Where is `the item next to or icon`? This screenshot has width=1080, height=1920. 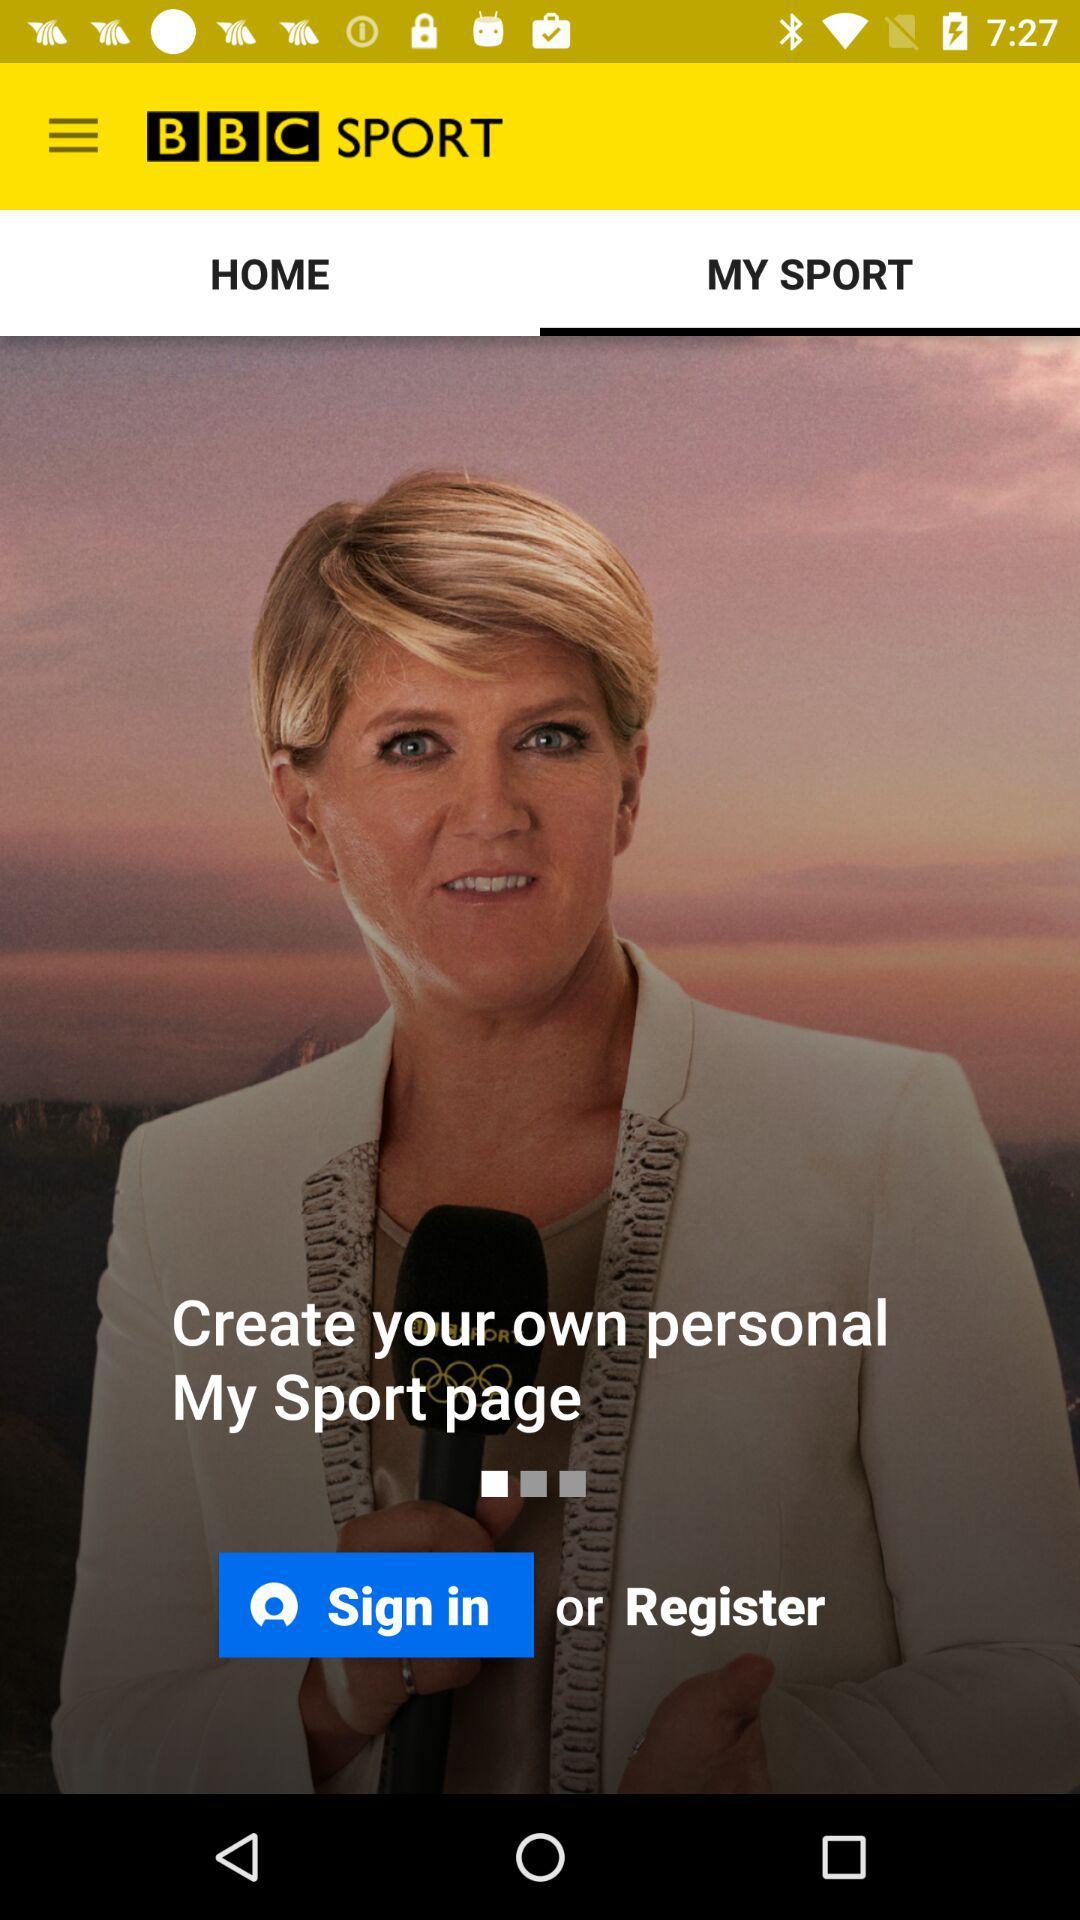 the item next to or icon is located at coordinates (376, 1604).